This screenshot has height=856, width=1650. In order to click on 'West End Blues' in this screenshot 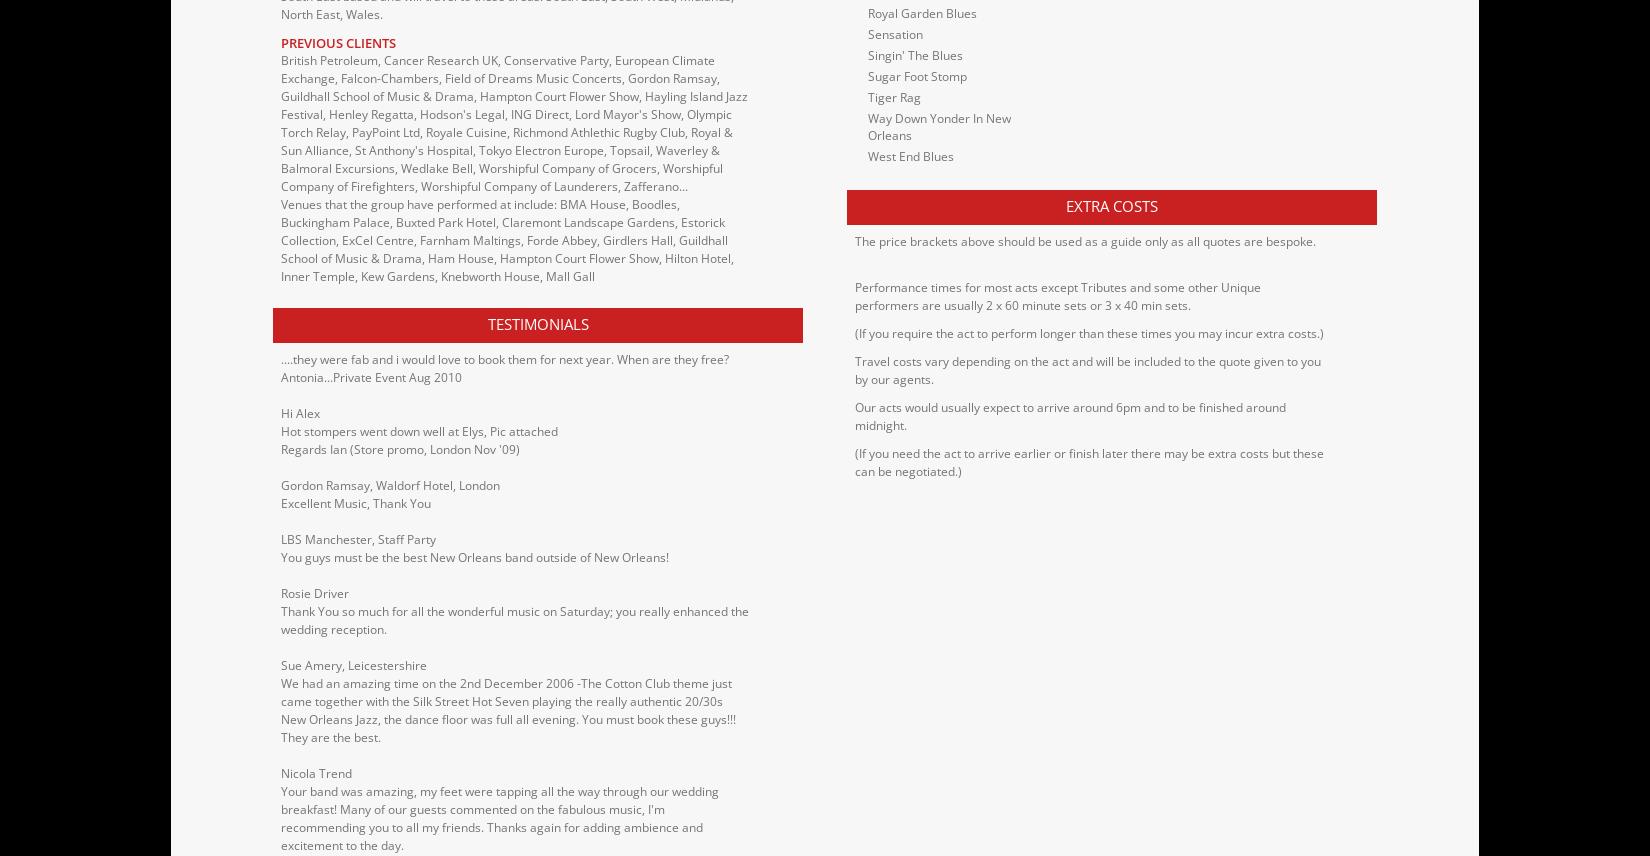, I will do `click(868, 155)`.